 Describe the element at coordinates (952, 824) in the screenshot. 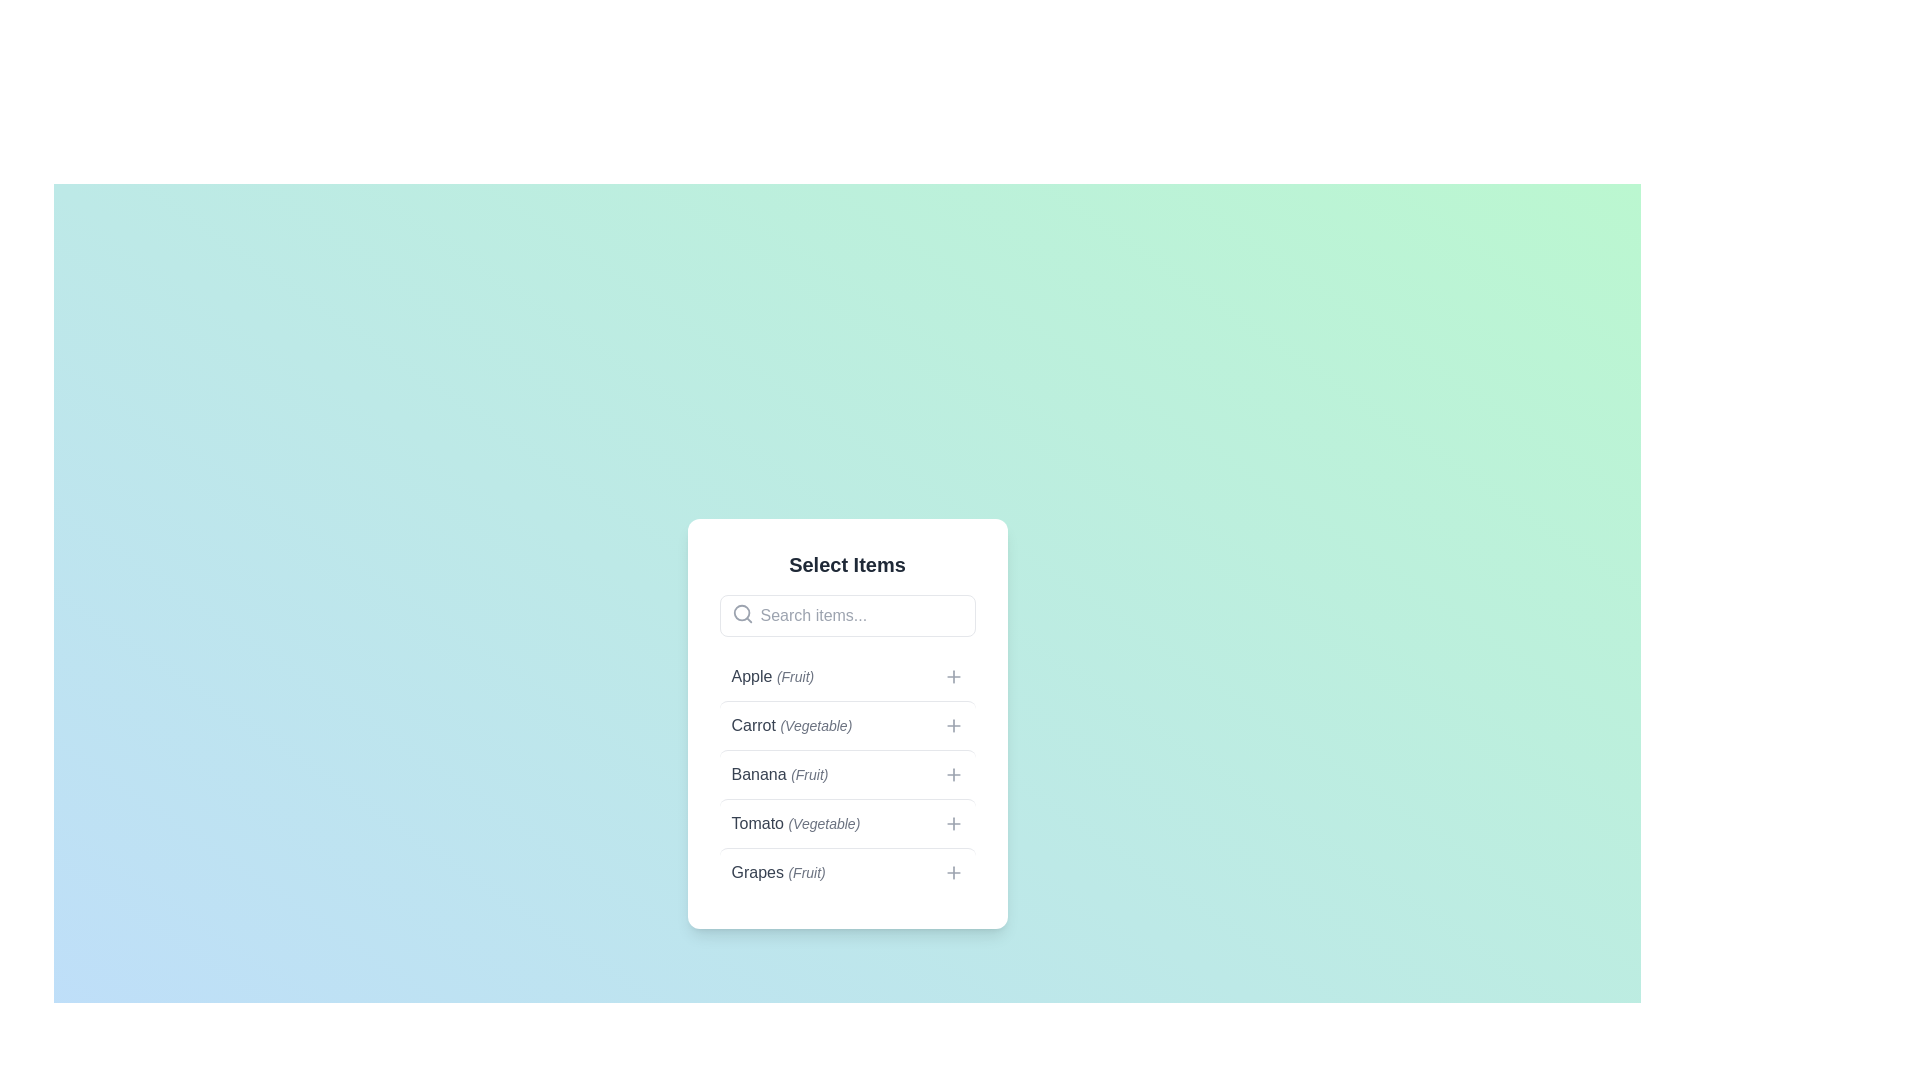

I see `the small gray plus sign icon at the far right of the 'Tomato (Vegetable)' list item` at that location.